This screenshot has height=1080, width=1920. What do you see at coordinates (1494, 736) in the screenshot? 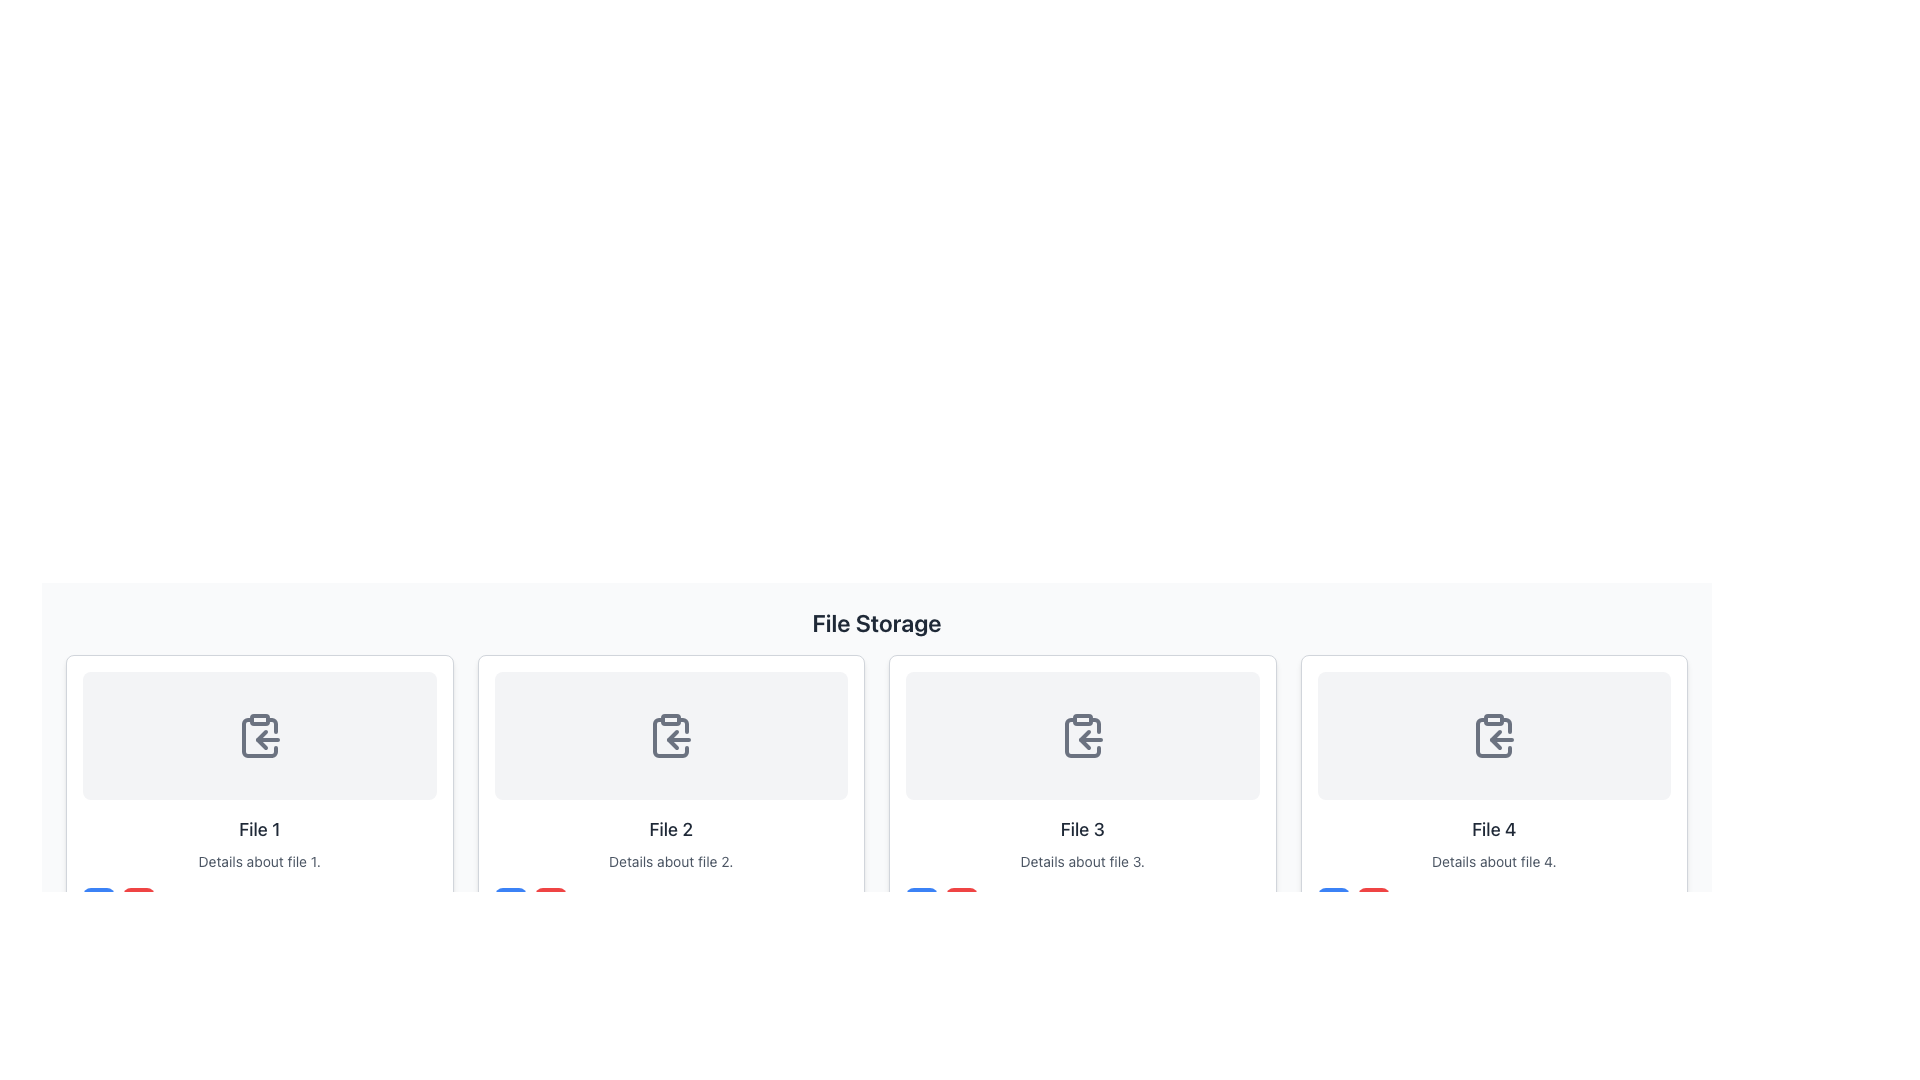
I see `the copy icon located at the center-top of the 'File 4' card for interaction` at bounding box center [1494, 736].